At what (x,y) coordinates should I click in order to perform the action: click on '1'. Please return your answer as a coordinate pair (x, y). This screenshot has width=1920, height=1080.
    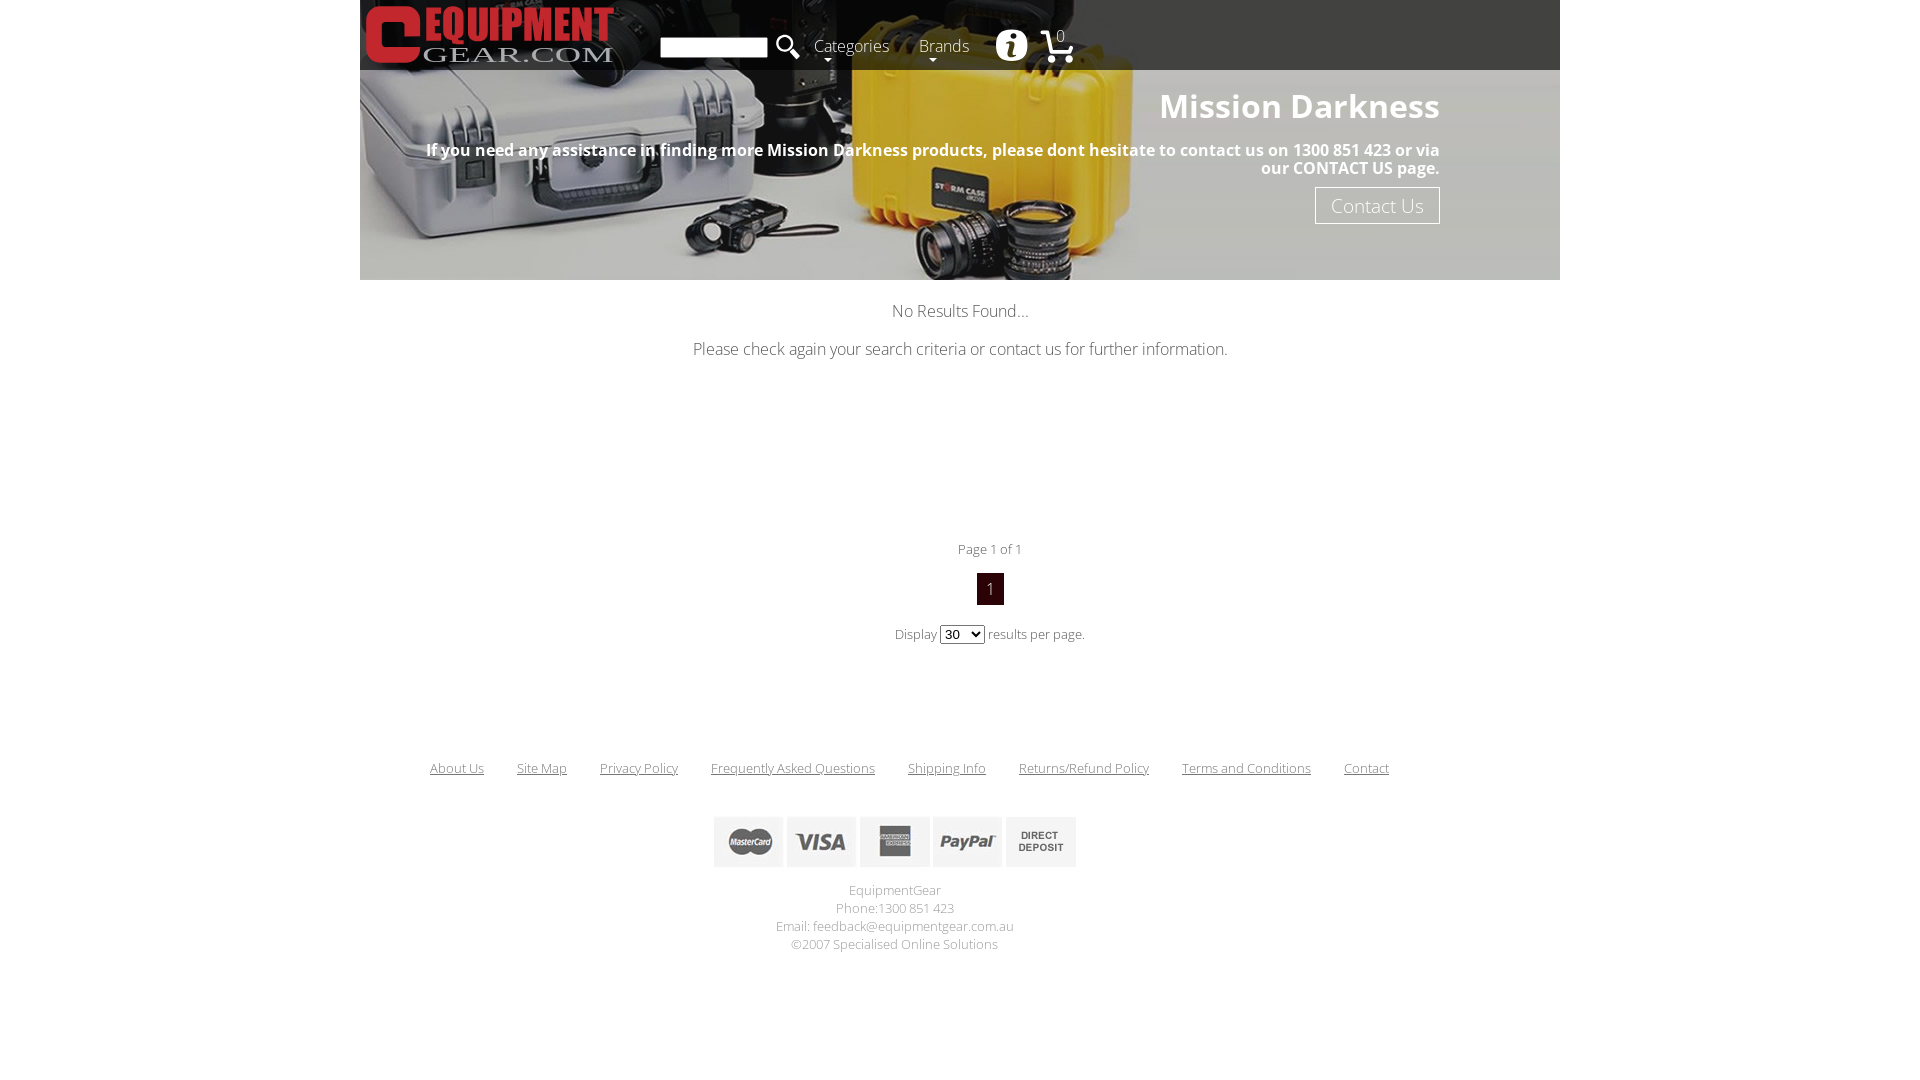
    Looking at the image, I should click on (989, 588).